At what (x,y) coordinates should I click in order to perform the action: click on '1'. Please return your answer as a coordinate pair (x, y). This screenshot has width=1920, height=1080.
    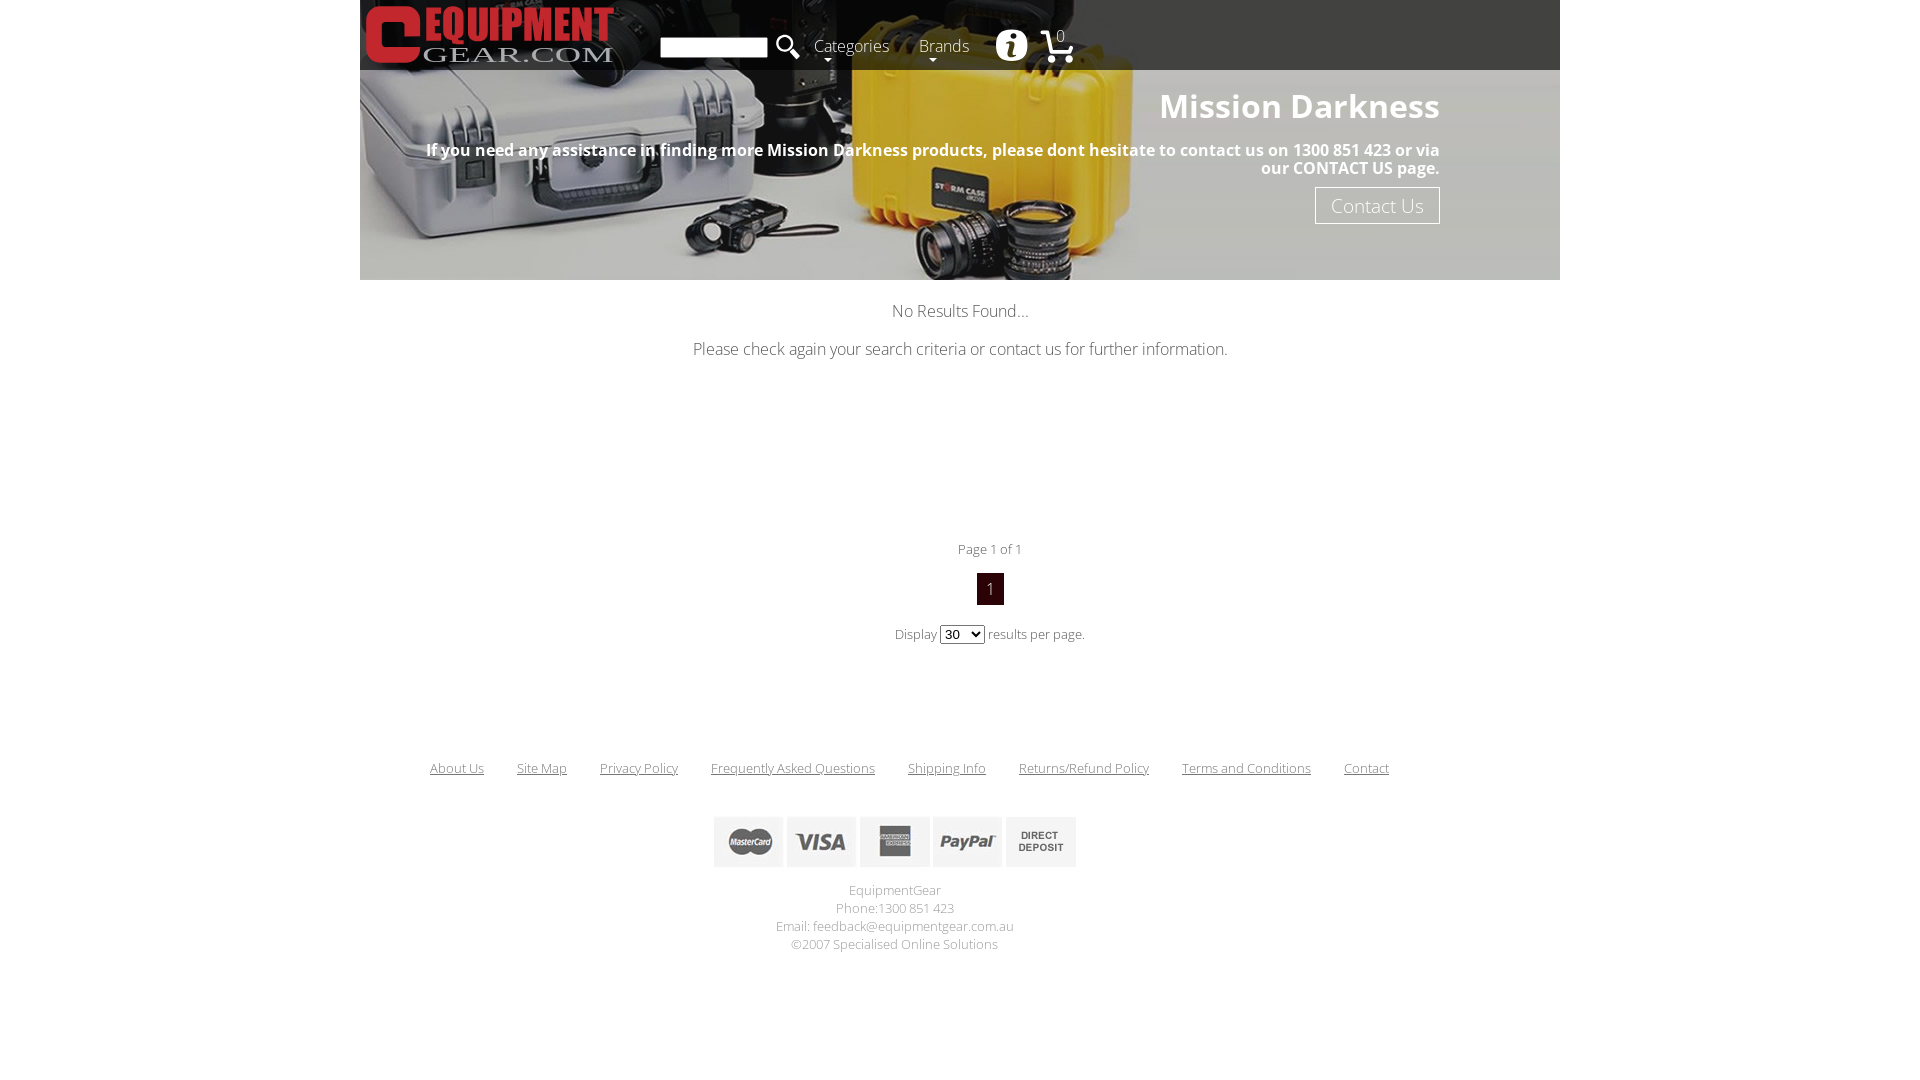
    Looking at the image, I should click on (989, 588).